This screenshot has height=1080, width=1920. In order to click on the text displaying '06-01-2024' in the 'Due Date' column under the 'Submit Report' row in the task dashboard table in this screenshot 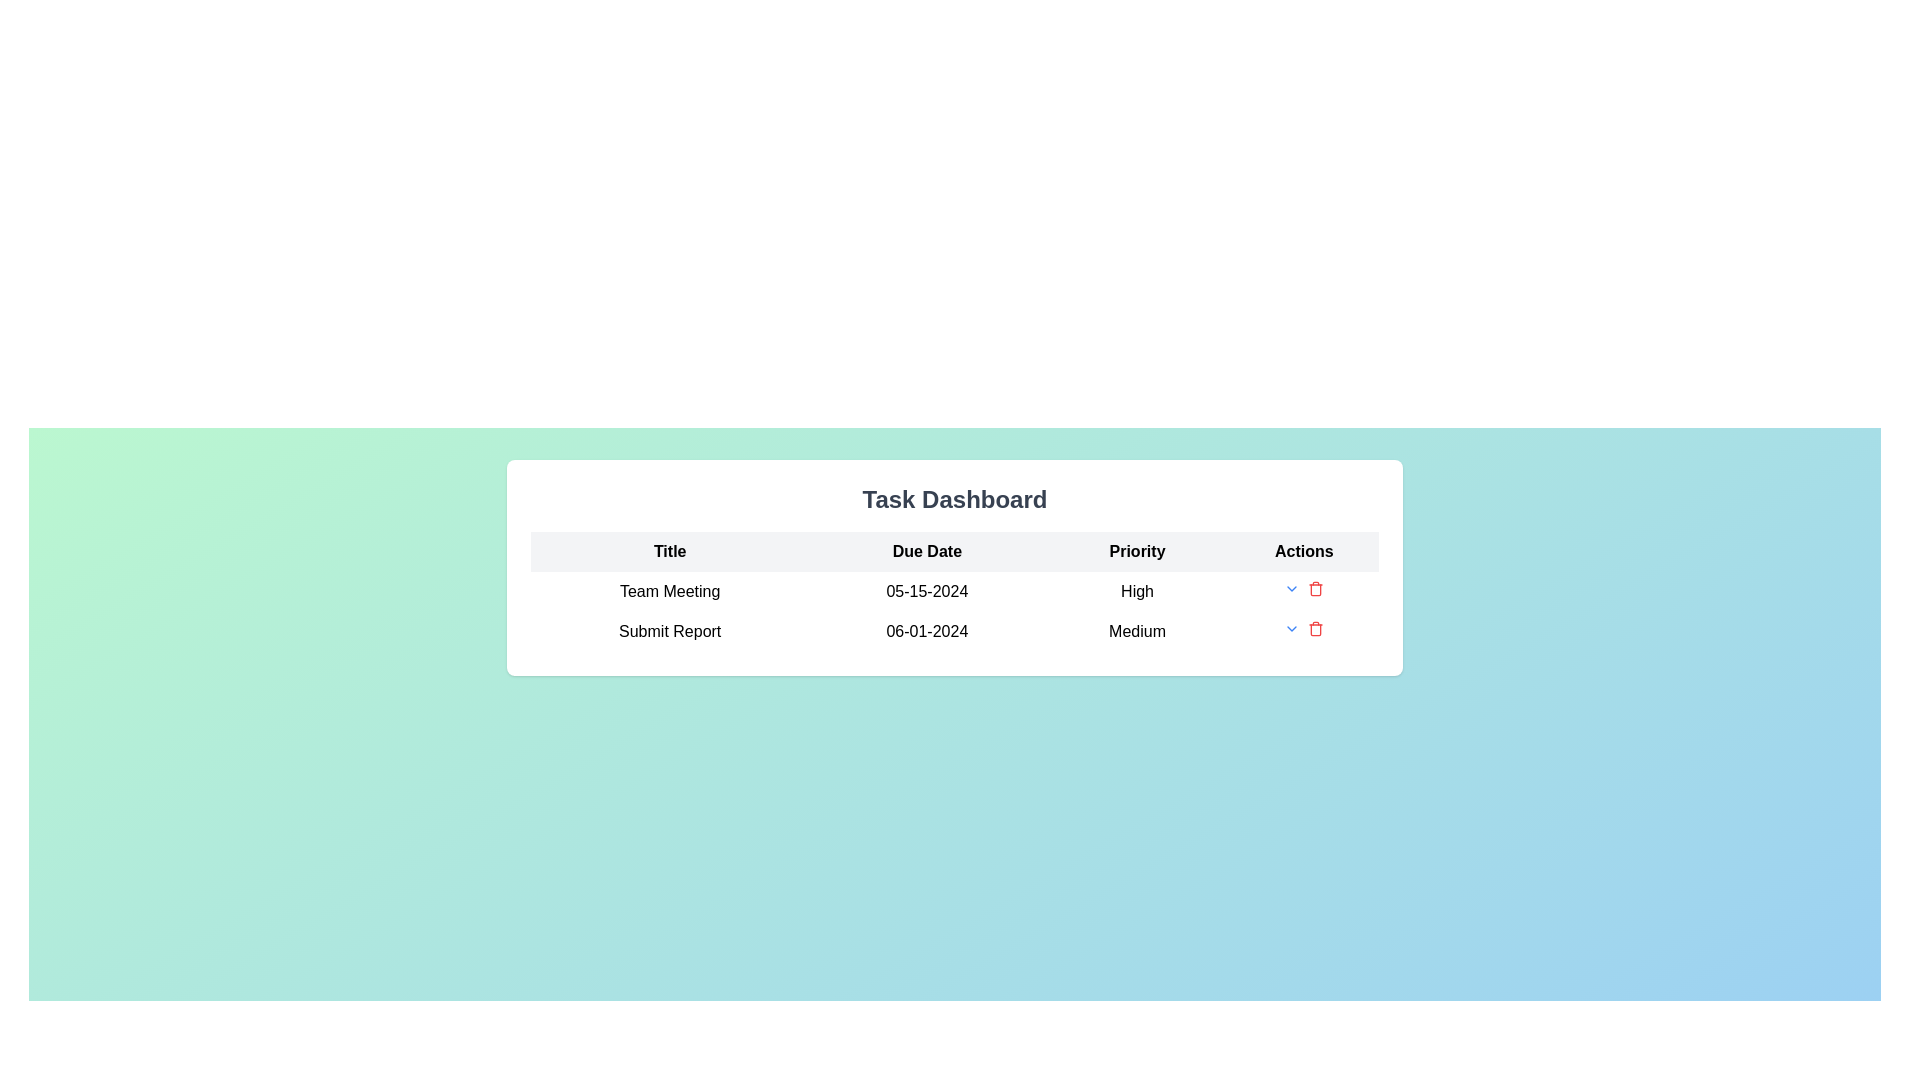, I will do `click(926, 632)`.